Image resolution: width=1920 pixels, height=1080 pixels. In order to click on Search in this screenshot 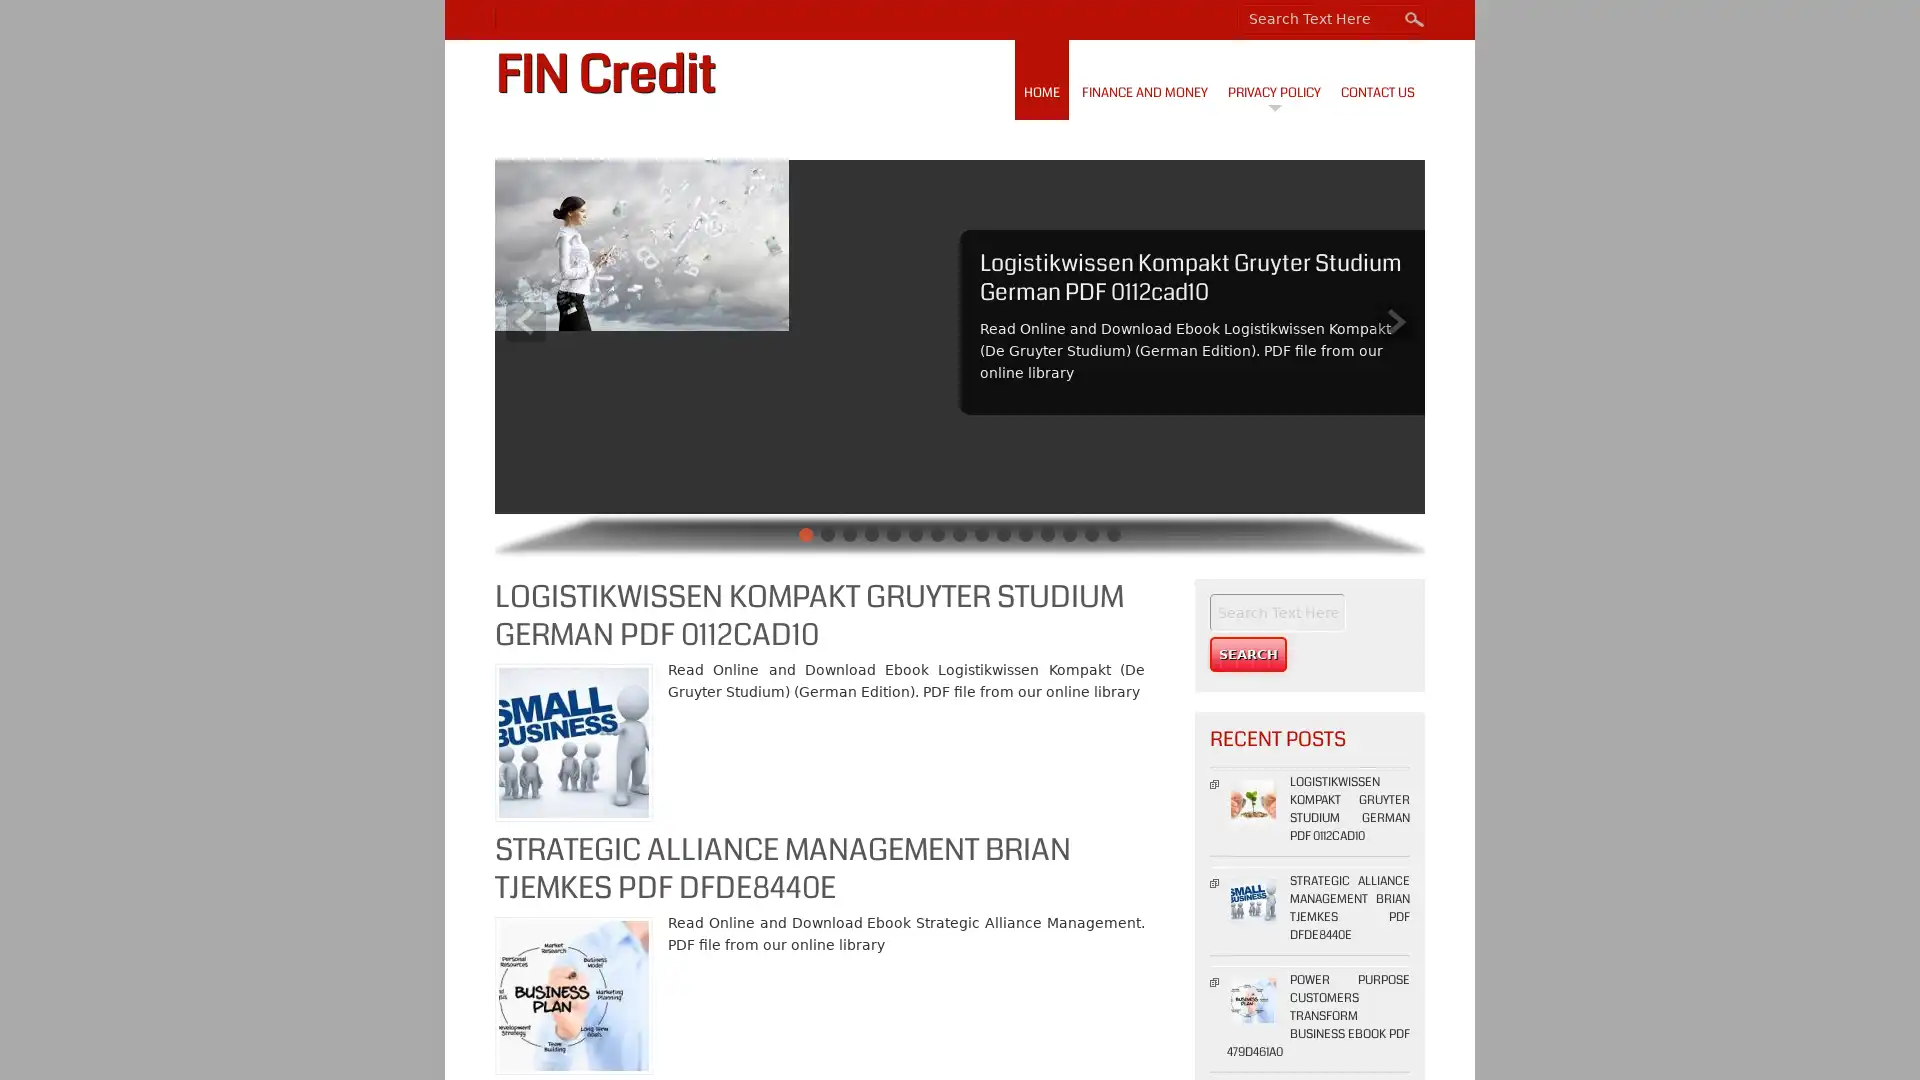, I will do `click(1247, 654)`.